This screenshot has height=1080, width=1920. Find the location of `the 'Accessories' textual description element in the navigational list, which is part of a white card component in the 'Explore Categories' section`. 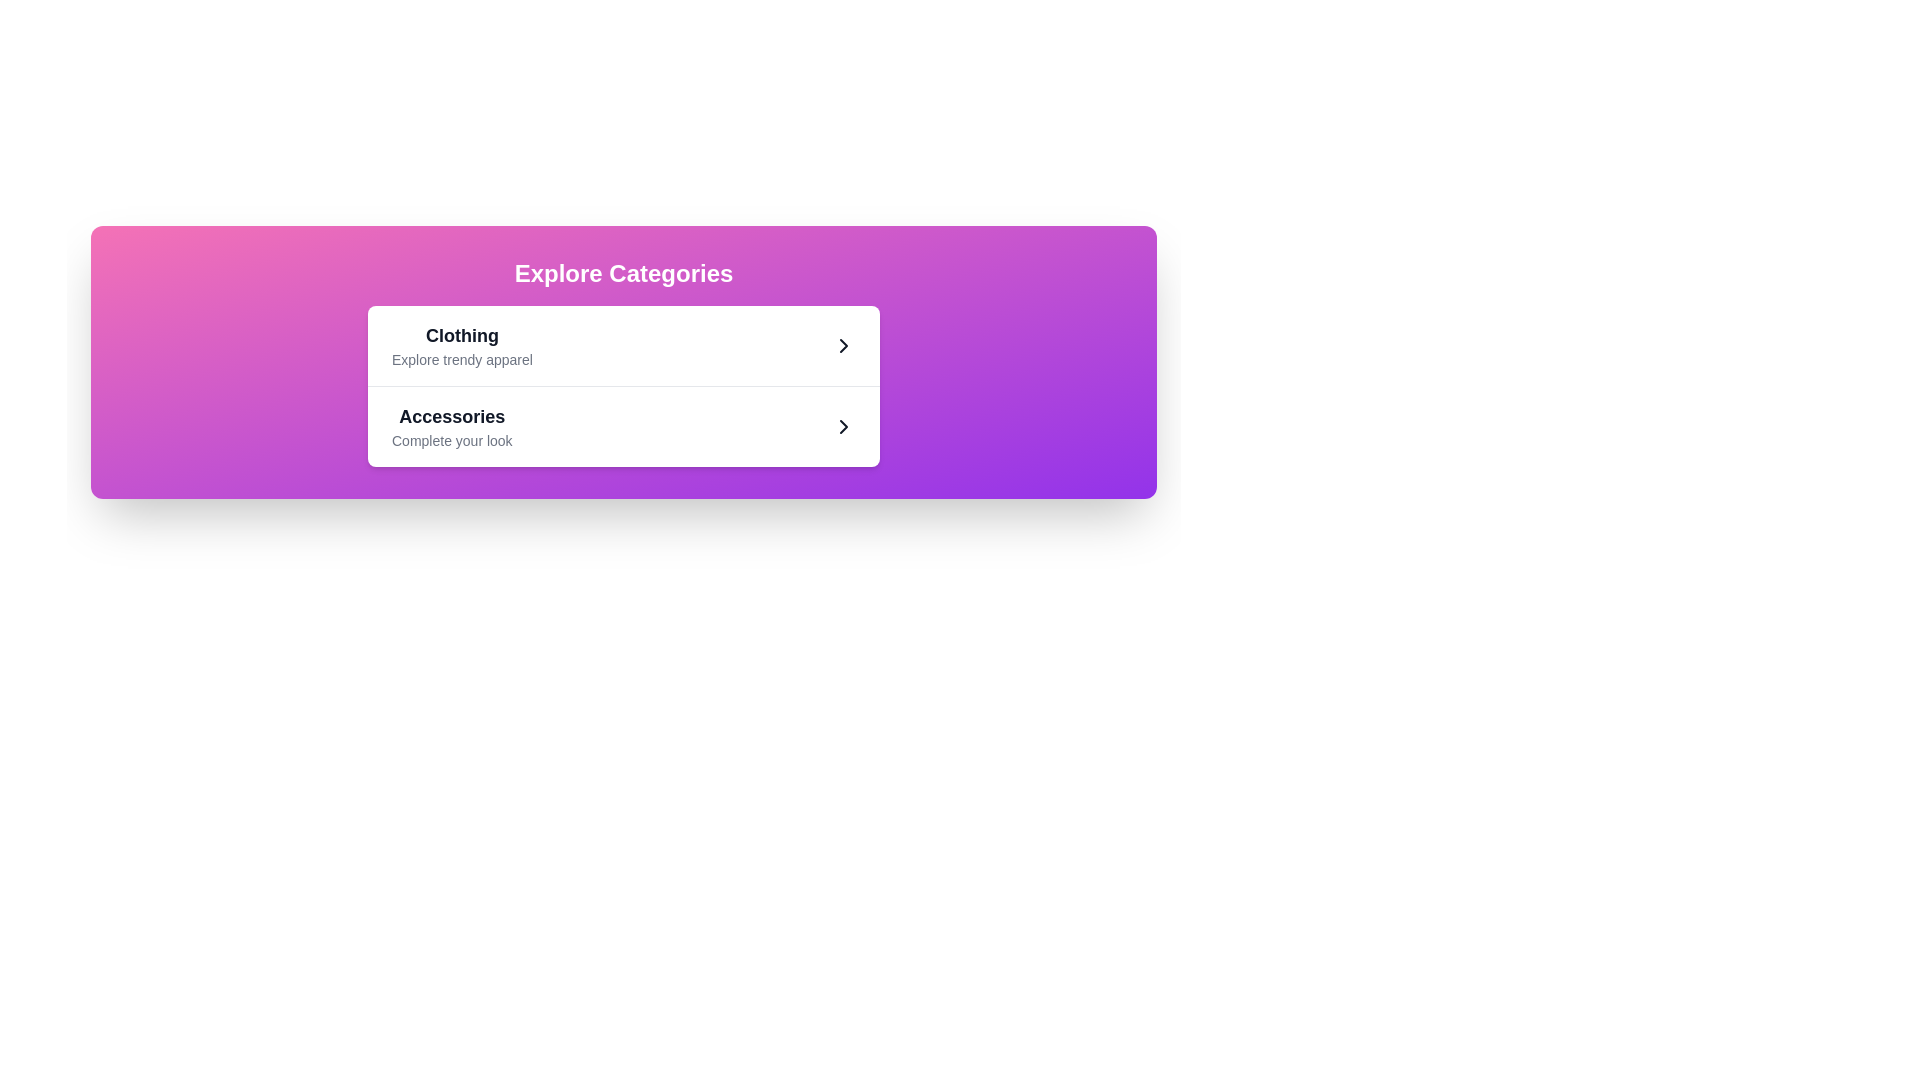

the 'Accessories' textual description element in the navigational list, which is part of a white card component in the 'Explore Categories' section is located at coordinates (451, 426).